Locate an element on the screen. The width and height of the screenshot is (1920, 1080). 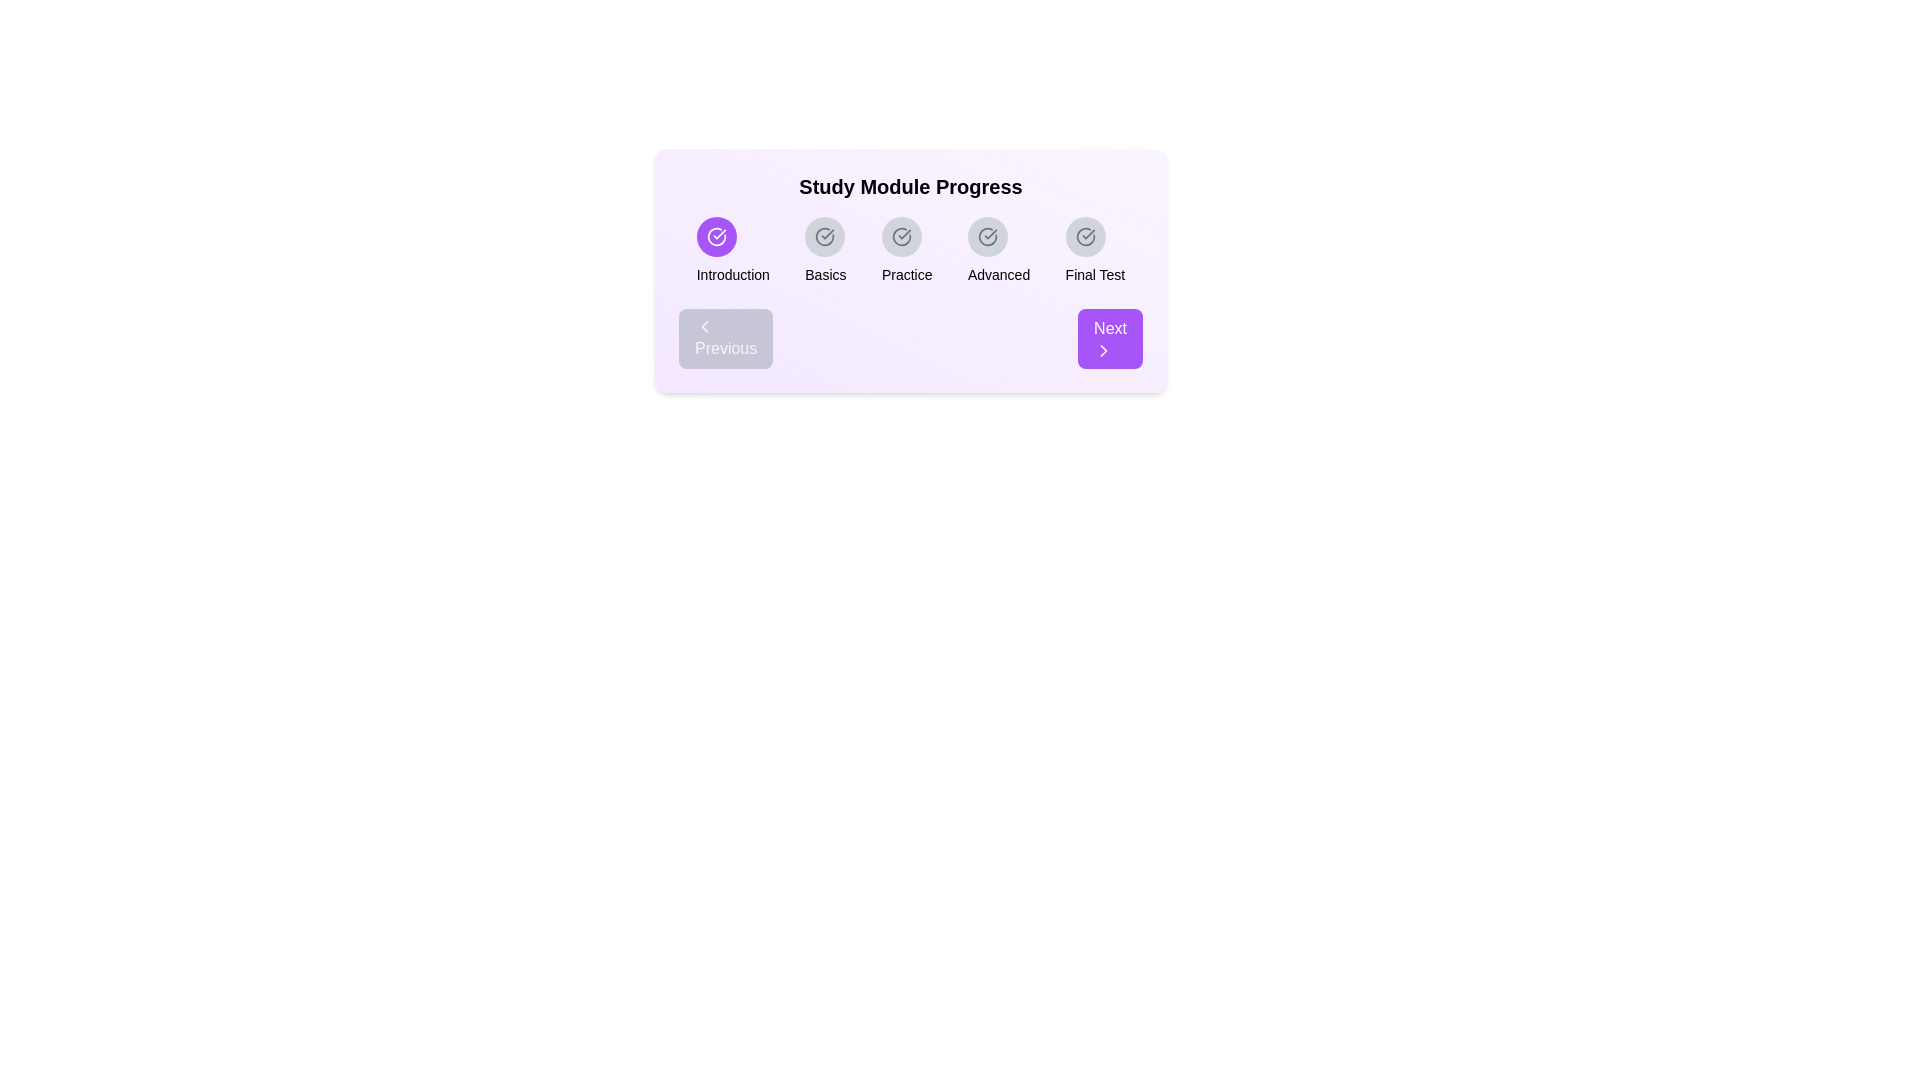
text label 'Introduction' located below the purple circular icon with a white check mark, which is the first element in a horizontal sequence of five sections is located at coordinates (732, 249).